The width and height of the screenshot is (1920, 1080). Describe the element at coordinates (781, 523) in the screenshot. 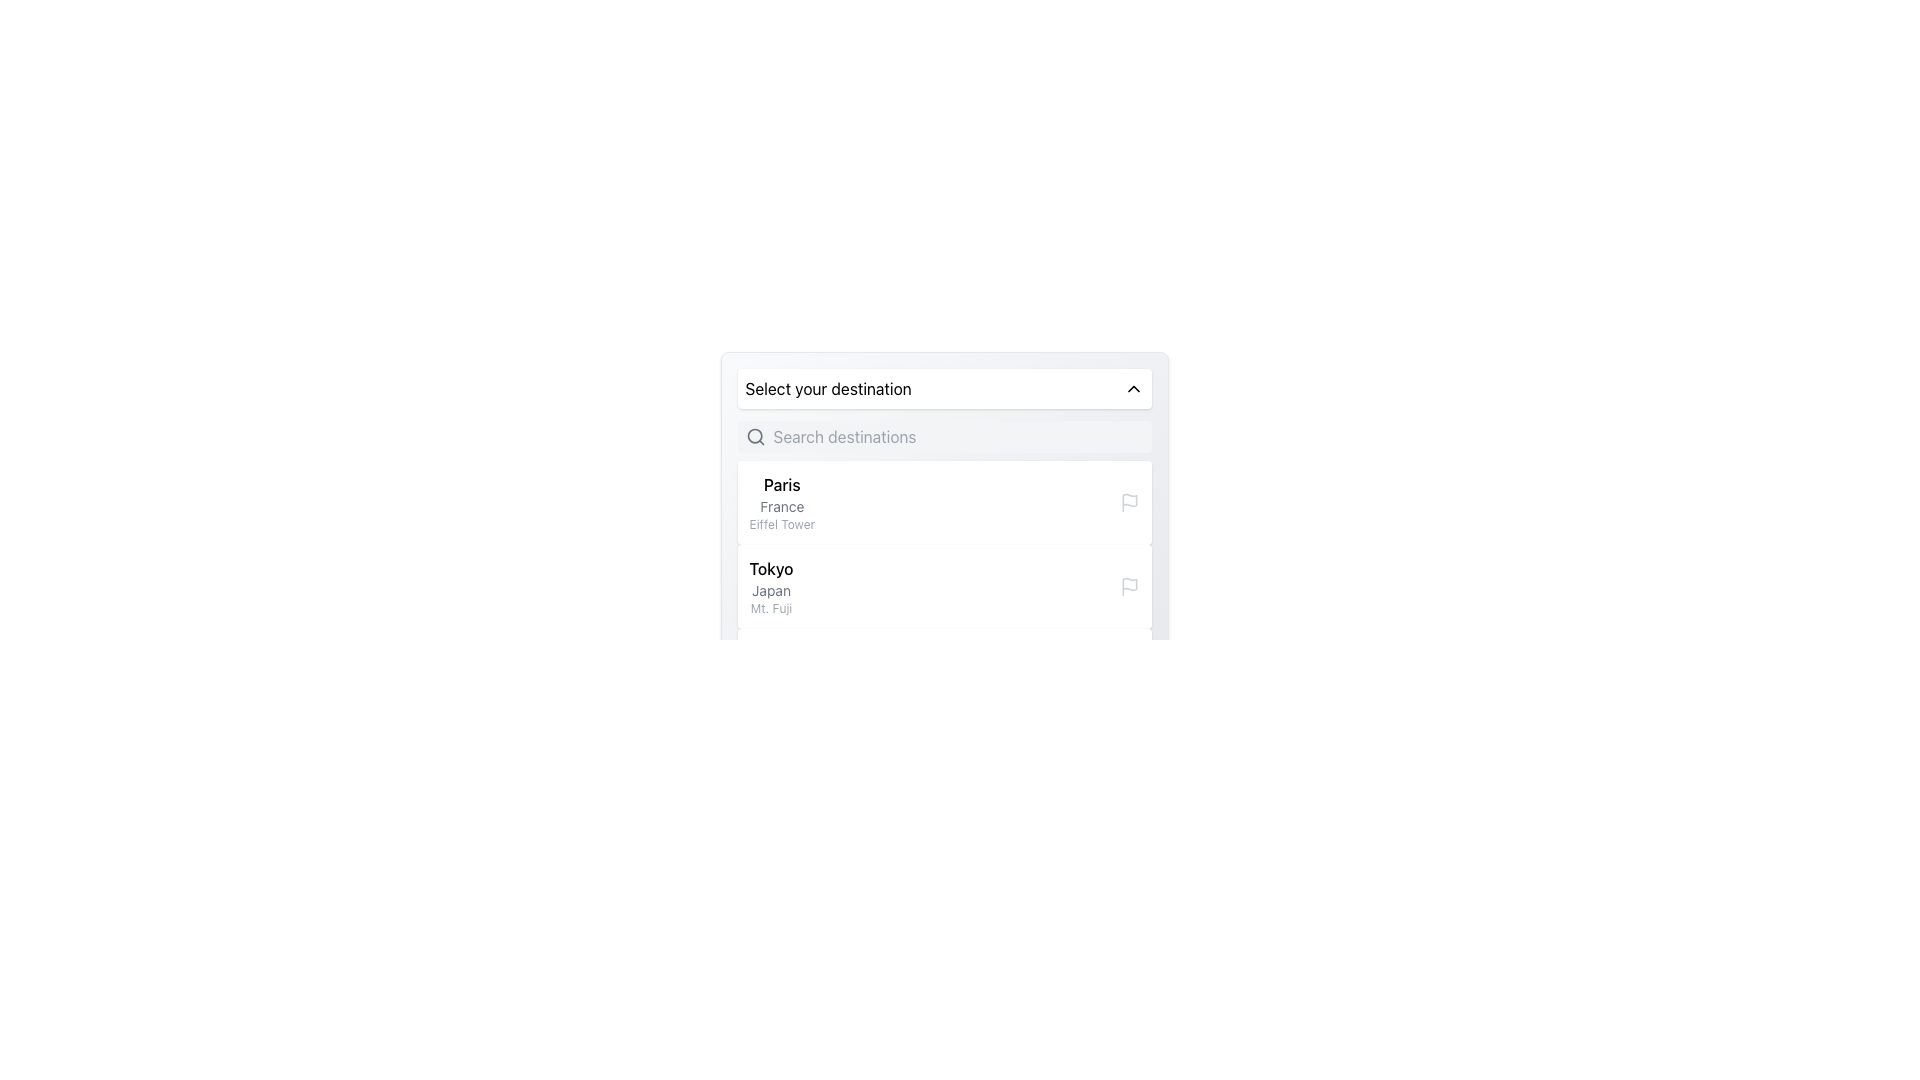

I see `the small-sized gray text label saying 'Eiffel Tower' that is positioned below the 'France' label within the 'Paris' destination entry` at that location.